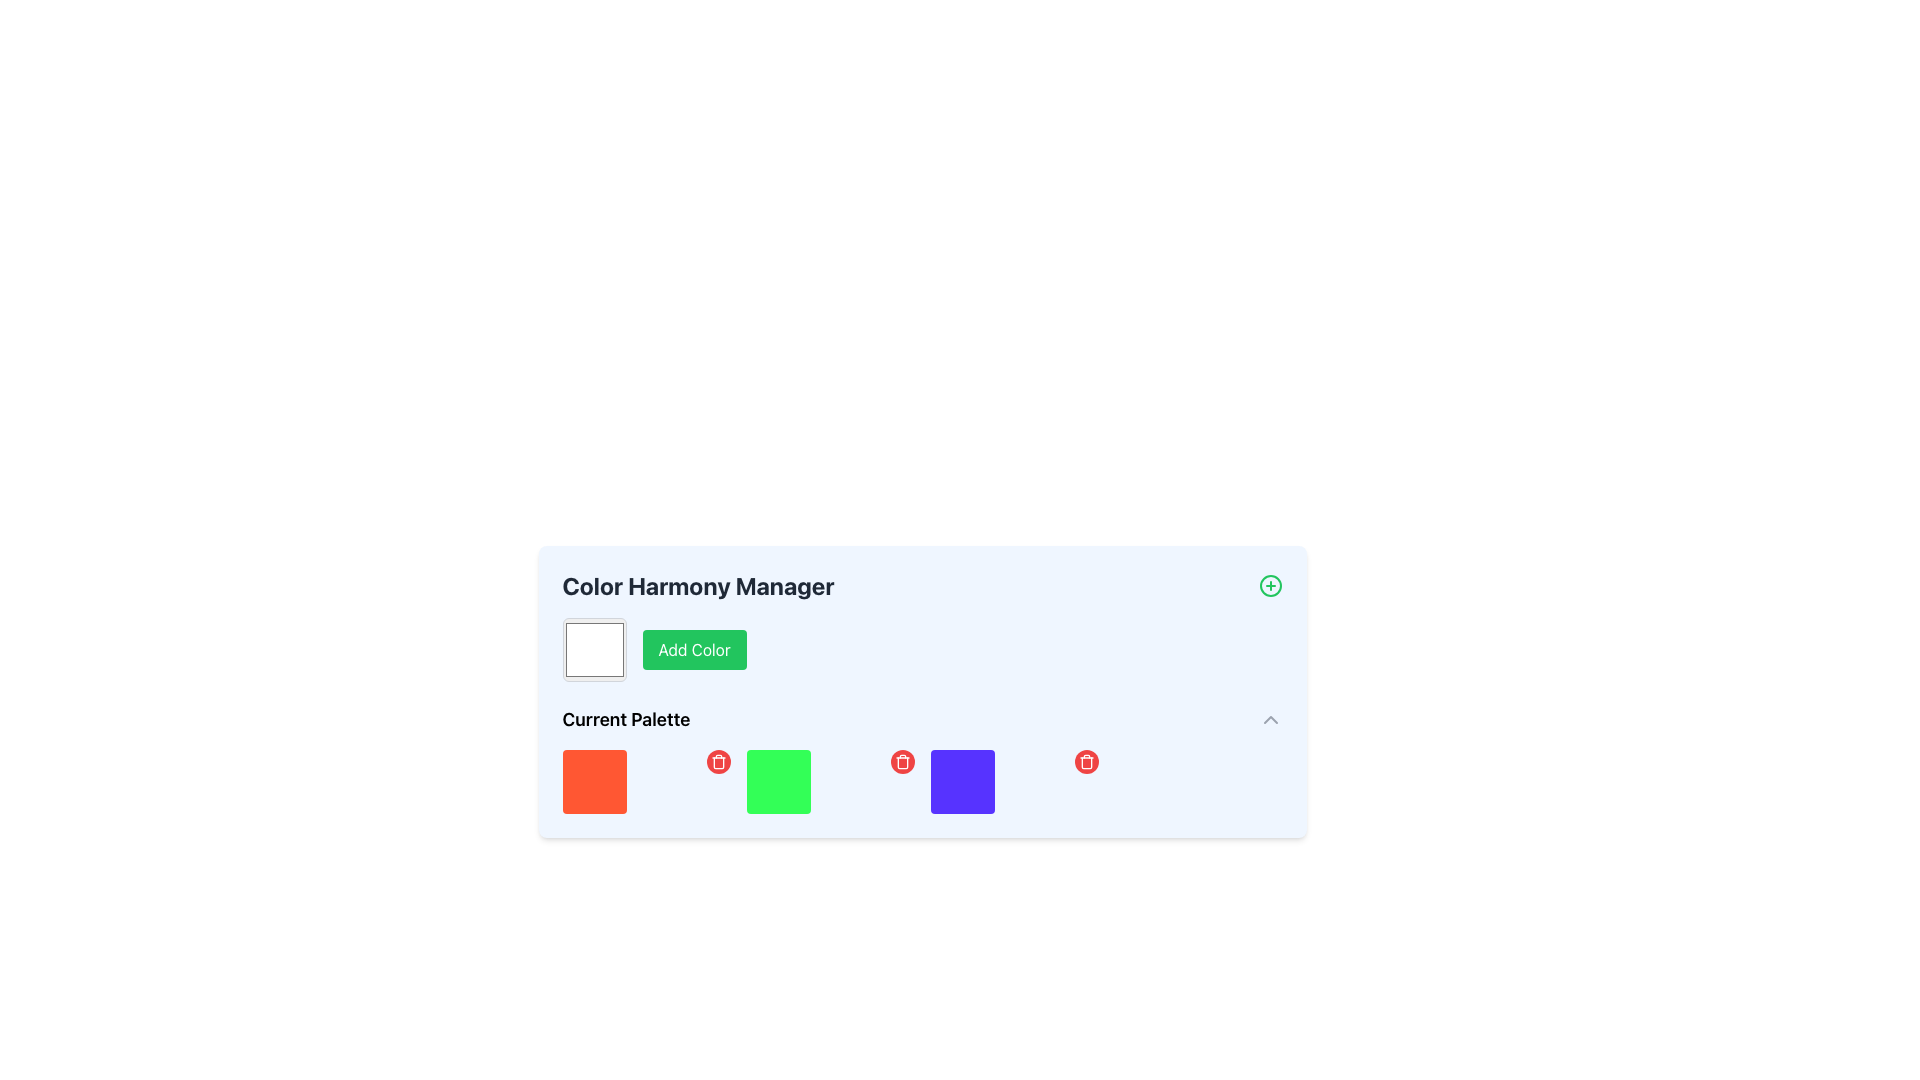 The height and width of the screenshot is (1080, 1920). Describe the element at coordinates (1269, 585) in the screenshot. I see `the interactive button located at the top-right corner of the 'Color Harmony Manager' section` at that location.